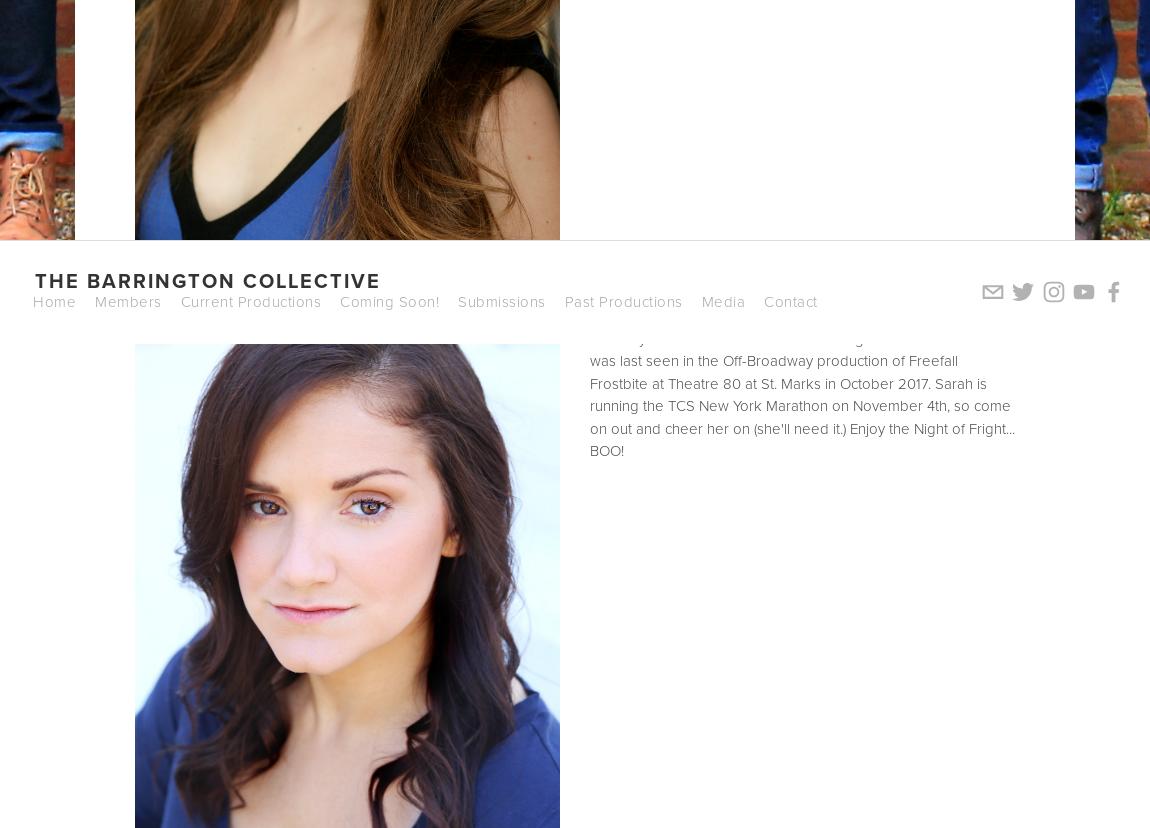 This screenshot has height=828, width=1150. What do you see at coordinates (126, 300) in the screenshot?
I see `'Members'` at bounding box center [126, 300].